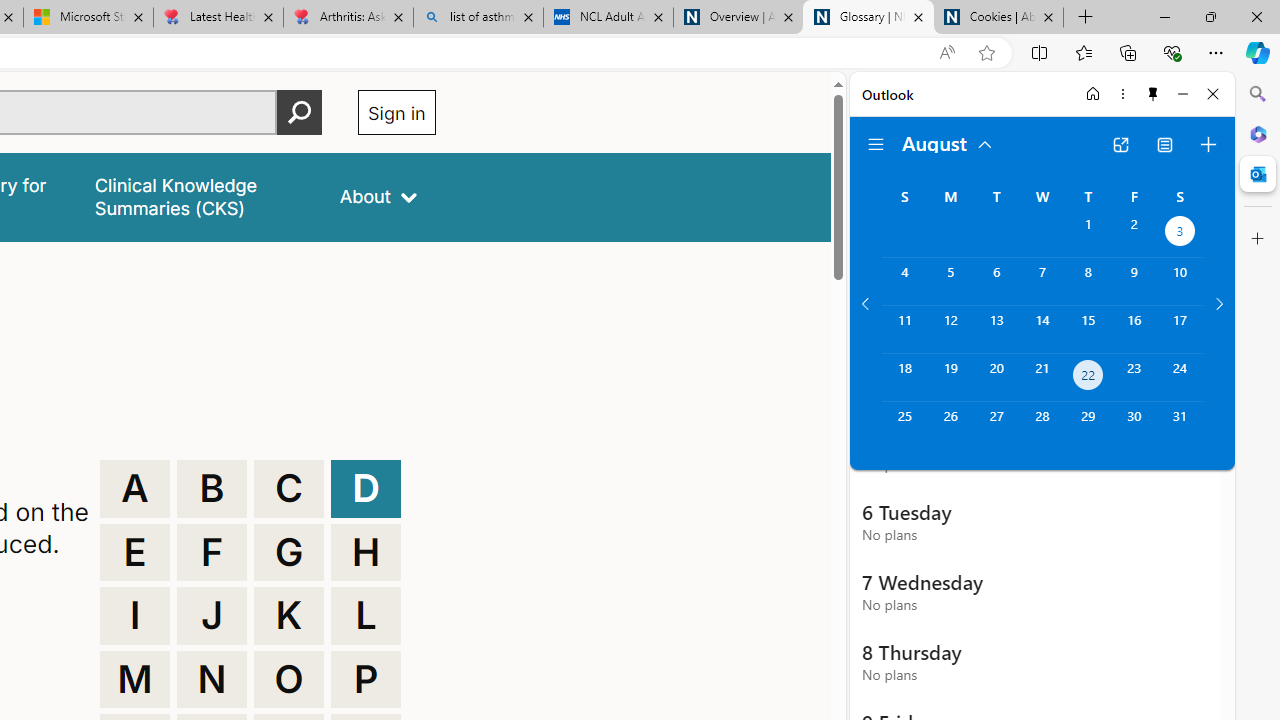  I want to click on 'F', so click(212, 552).